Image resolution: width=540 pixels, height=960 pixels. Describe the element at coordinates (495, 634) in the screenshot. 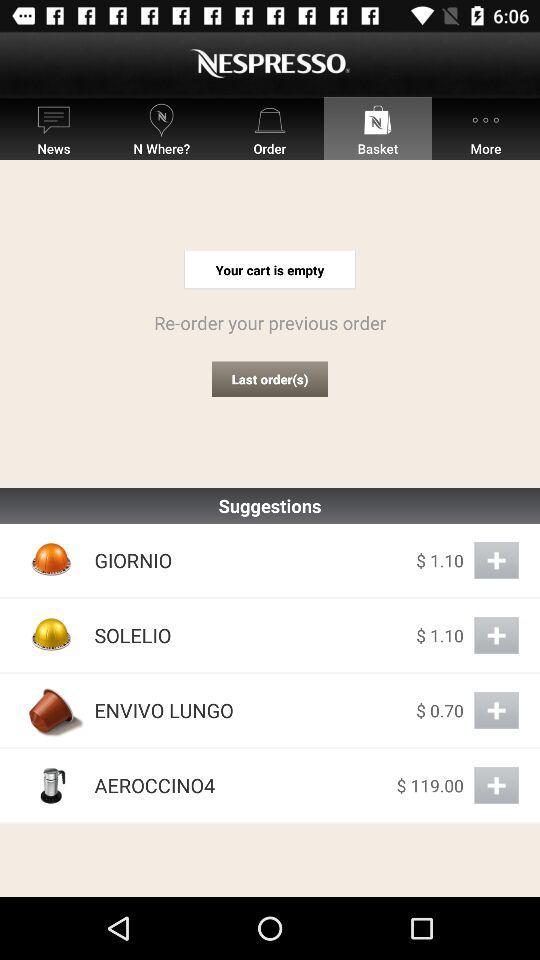

I see `to cart button` at that location.